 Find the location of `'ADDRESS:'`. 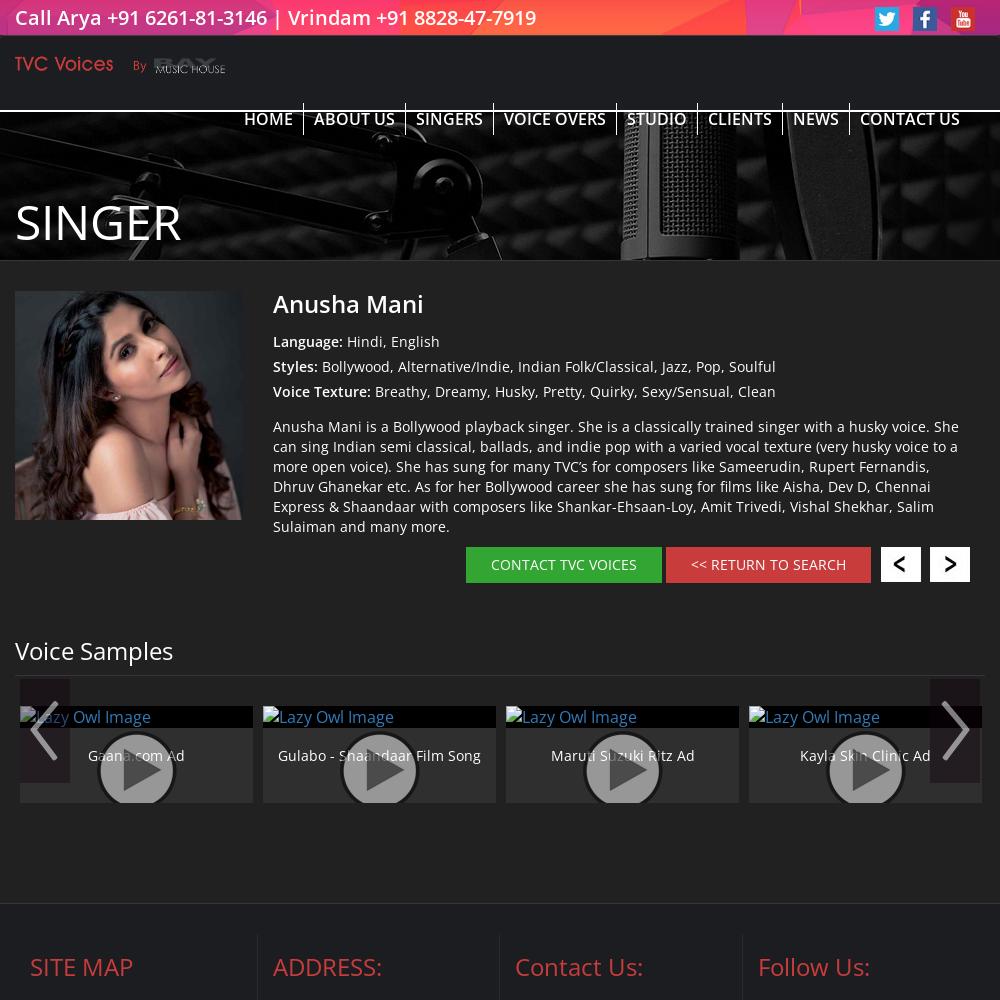

'ADDRESS:' is located at coordinates (325, 965).